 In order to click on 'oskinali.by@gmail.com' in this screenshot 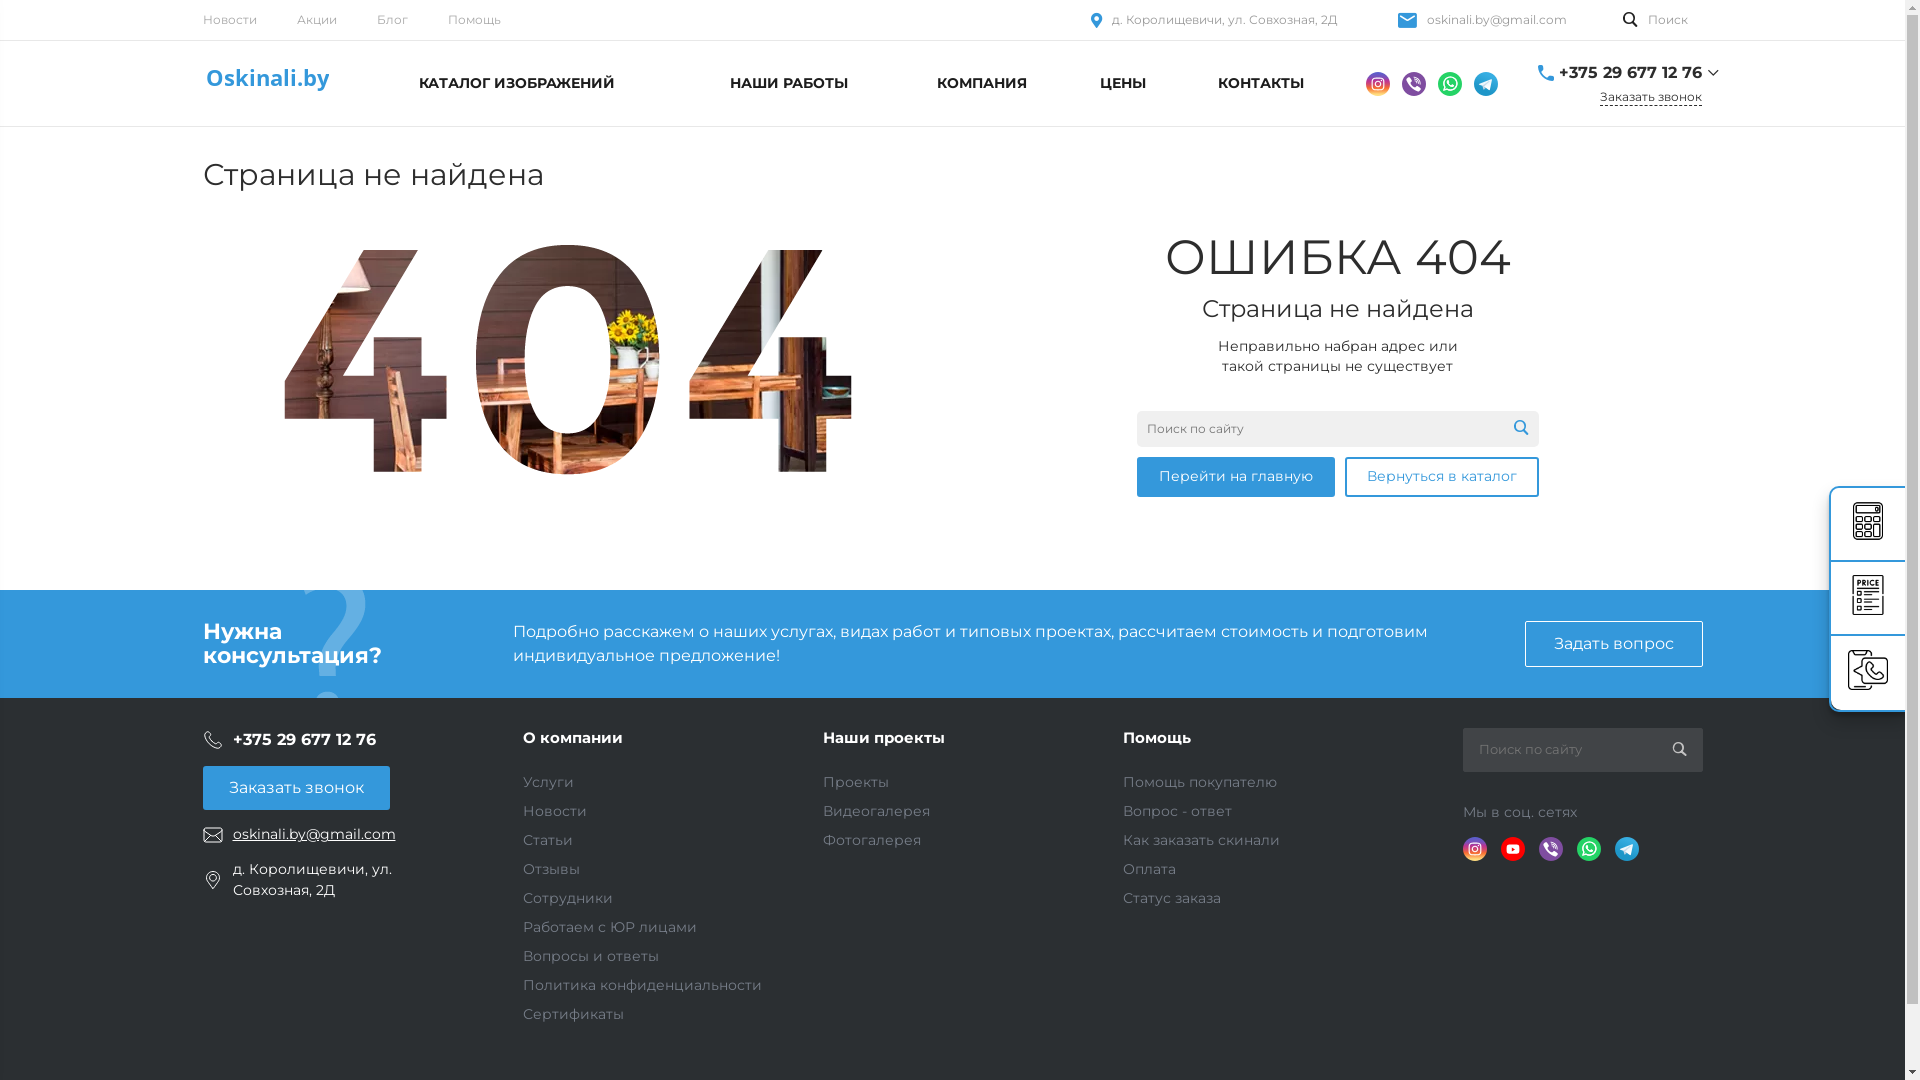, I will do `click(1496, 19)`.